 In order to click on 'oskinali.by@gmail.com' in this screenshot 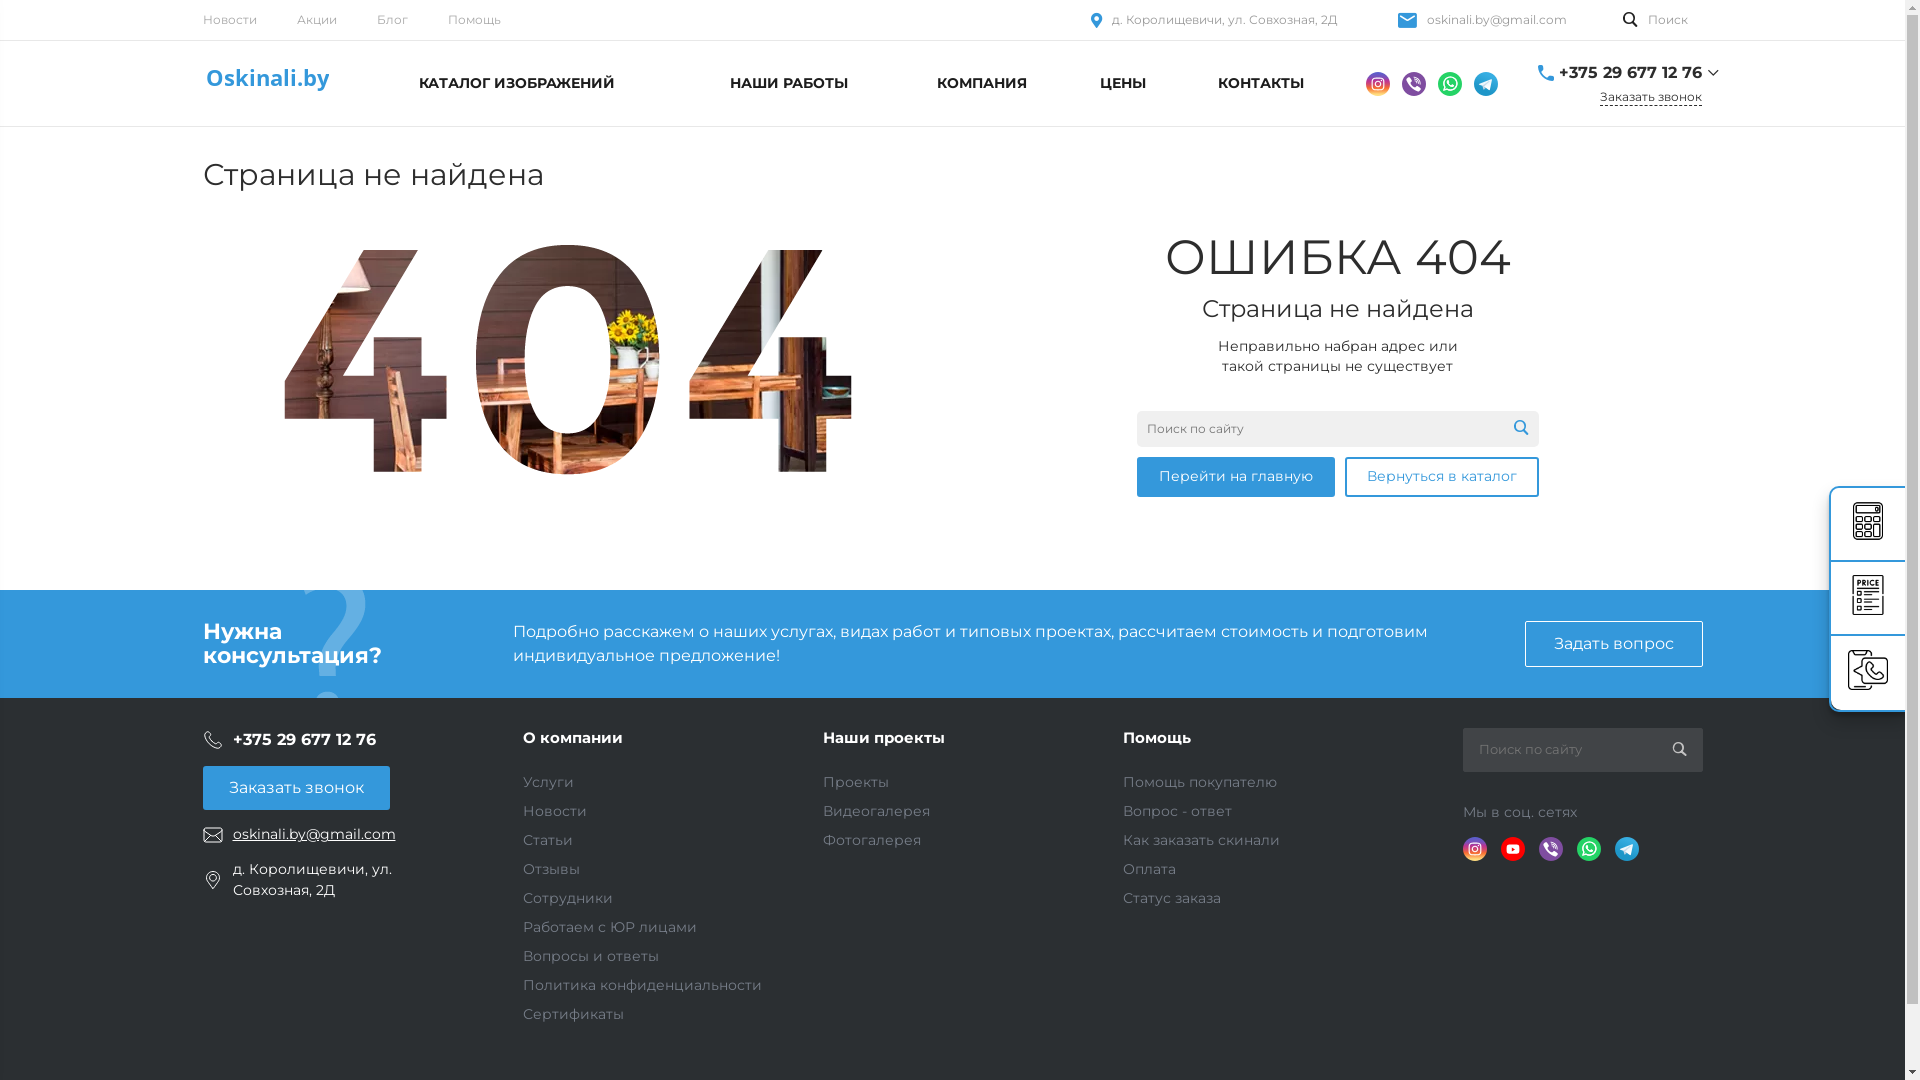, I will do `click(1496, 19)`.